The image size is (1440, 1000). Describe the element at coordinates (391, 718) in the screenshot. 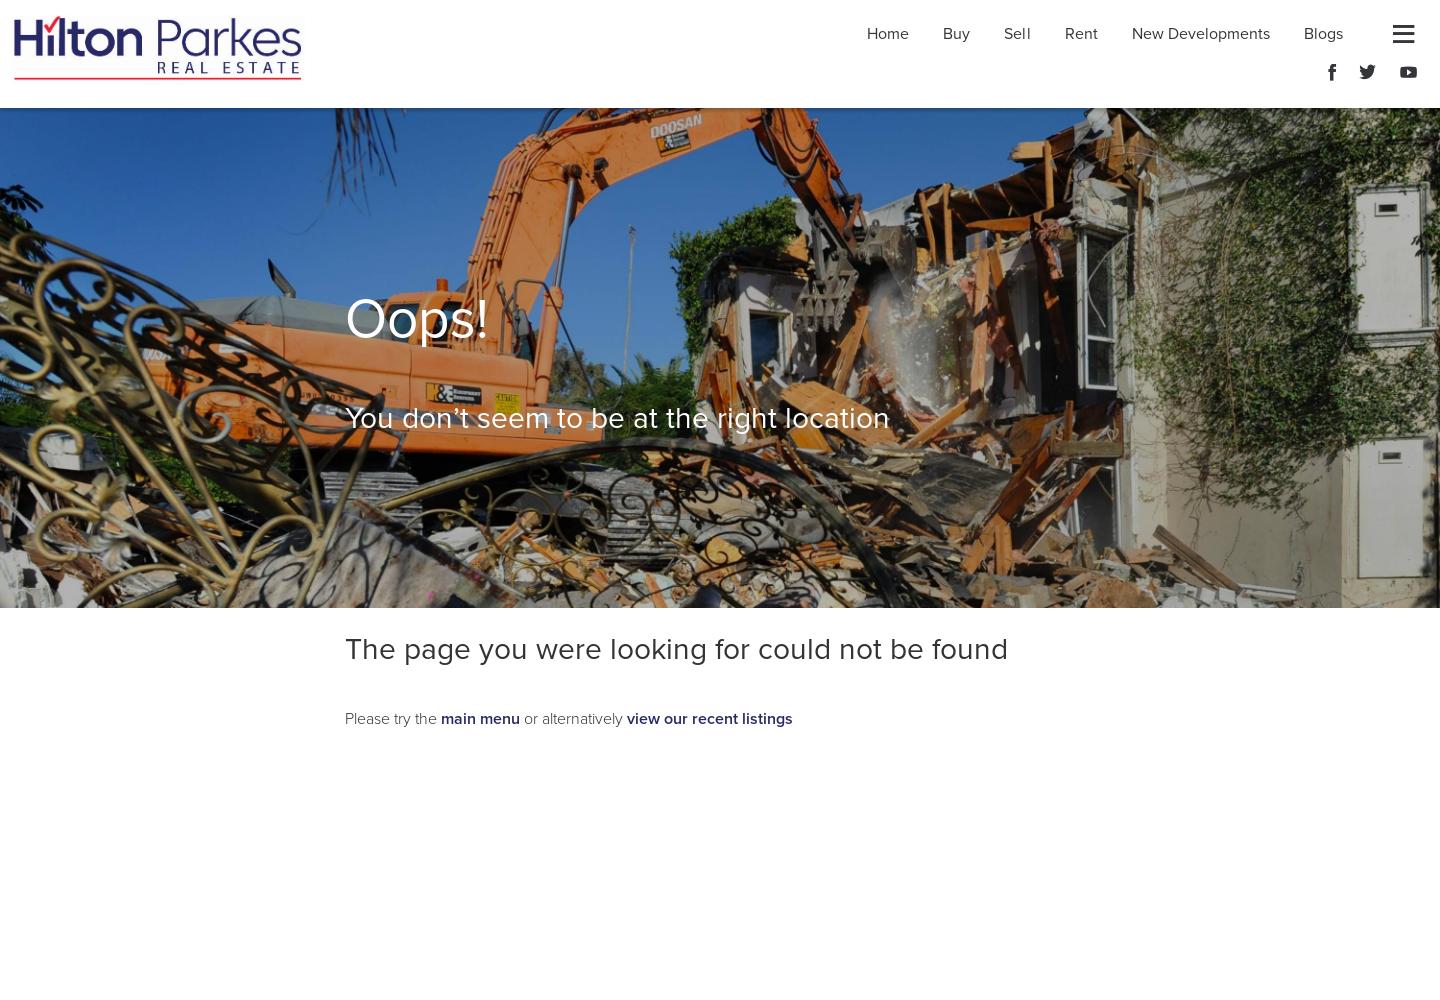

I see `'Please try the'` at that location.